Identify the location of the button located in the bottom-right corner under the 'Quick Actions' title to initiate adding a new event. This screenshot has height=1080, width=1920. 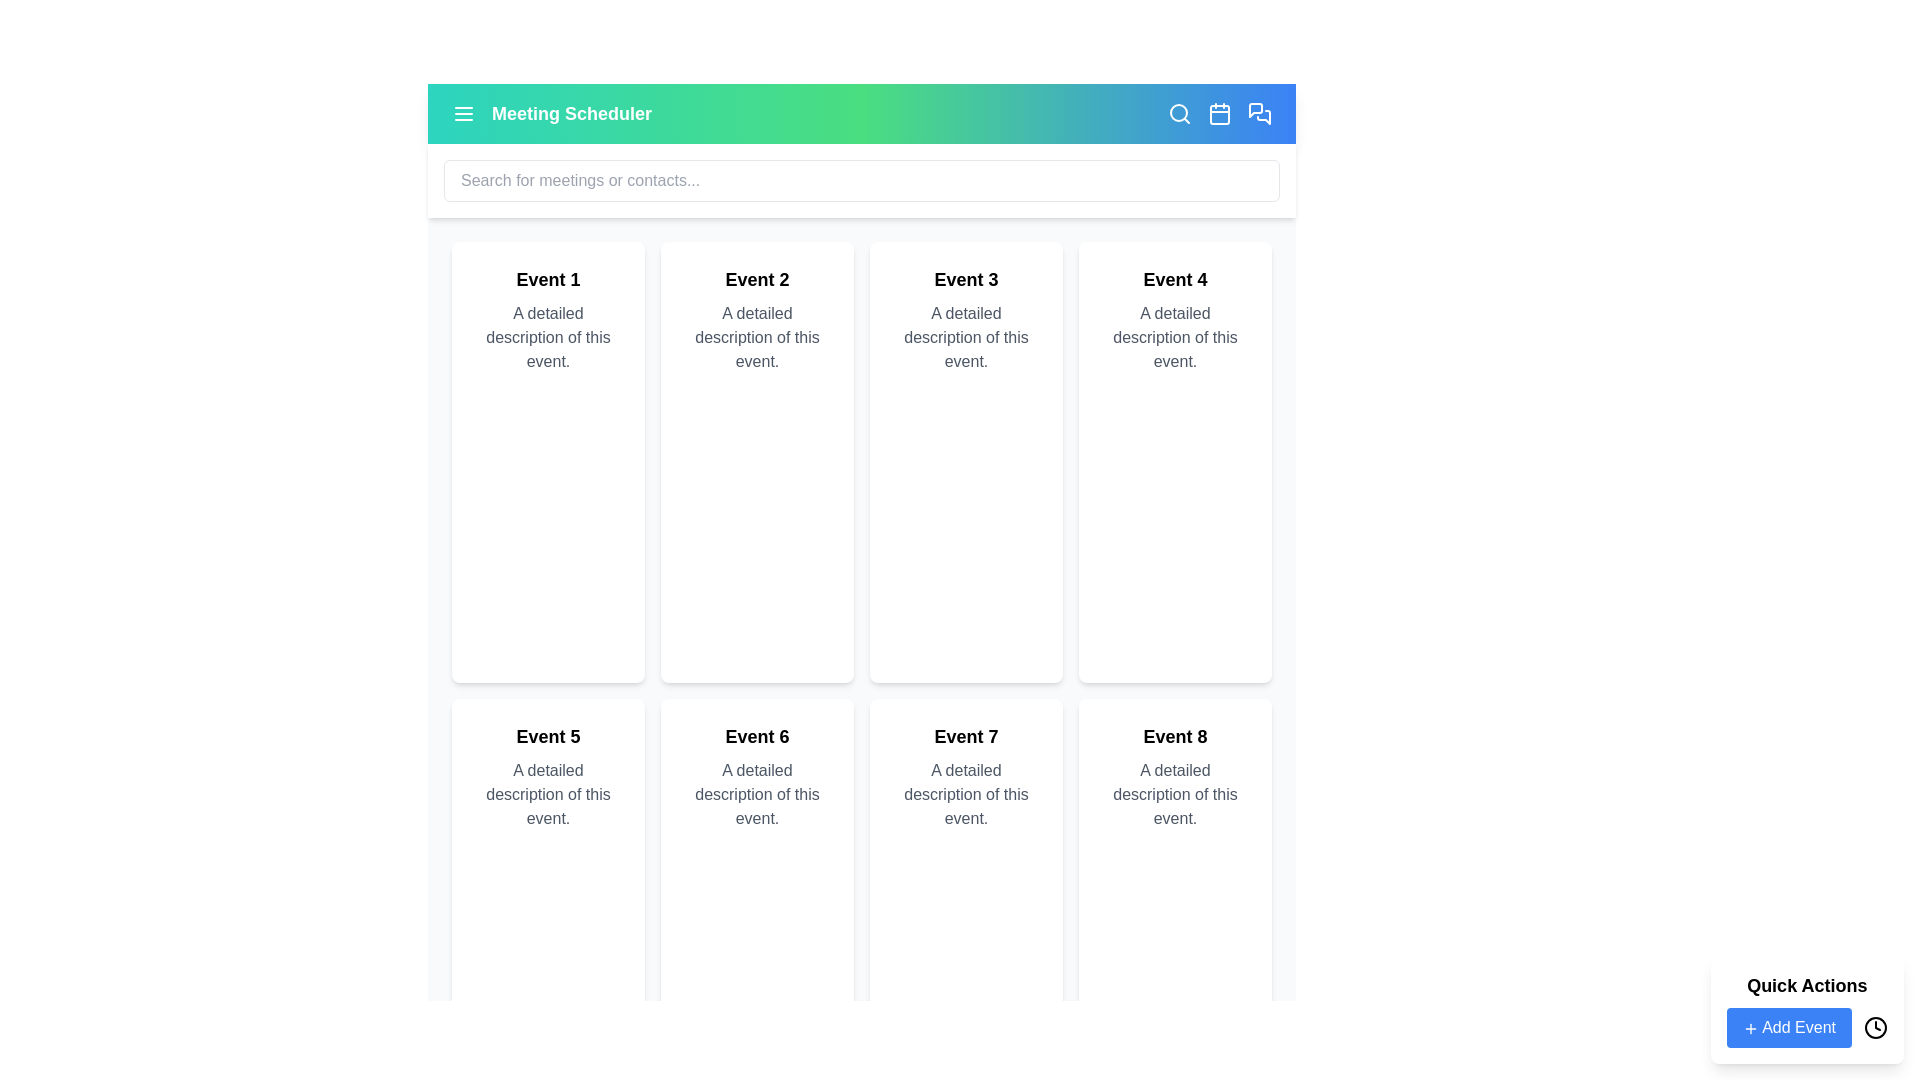
(1789, 1028).